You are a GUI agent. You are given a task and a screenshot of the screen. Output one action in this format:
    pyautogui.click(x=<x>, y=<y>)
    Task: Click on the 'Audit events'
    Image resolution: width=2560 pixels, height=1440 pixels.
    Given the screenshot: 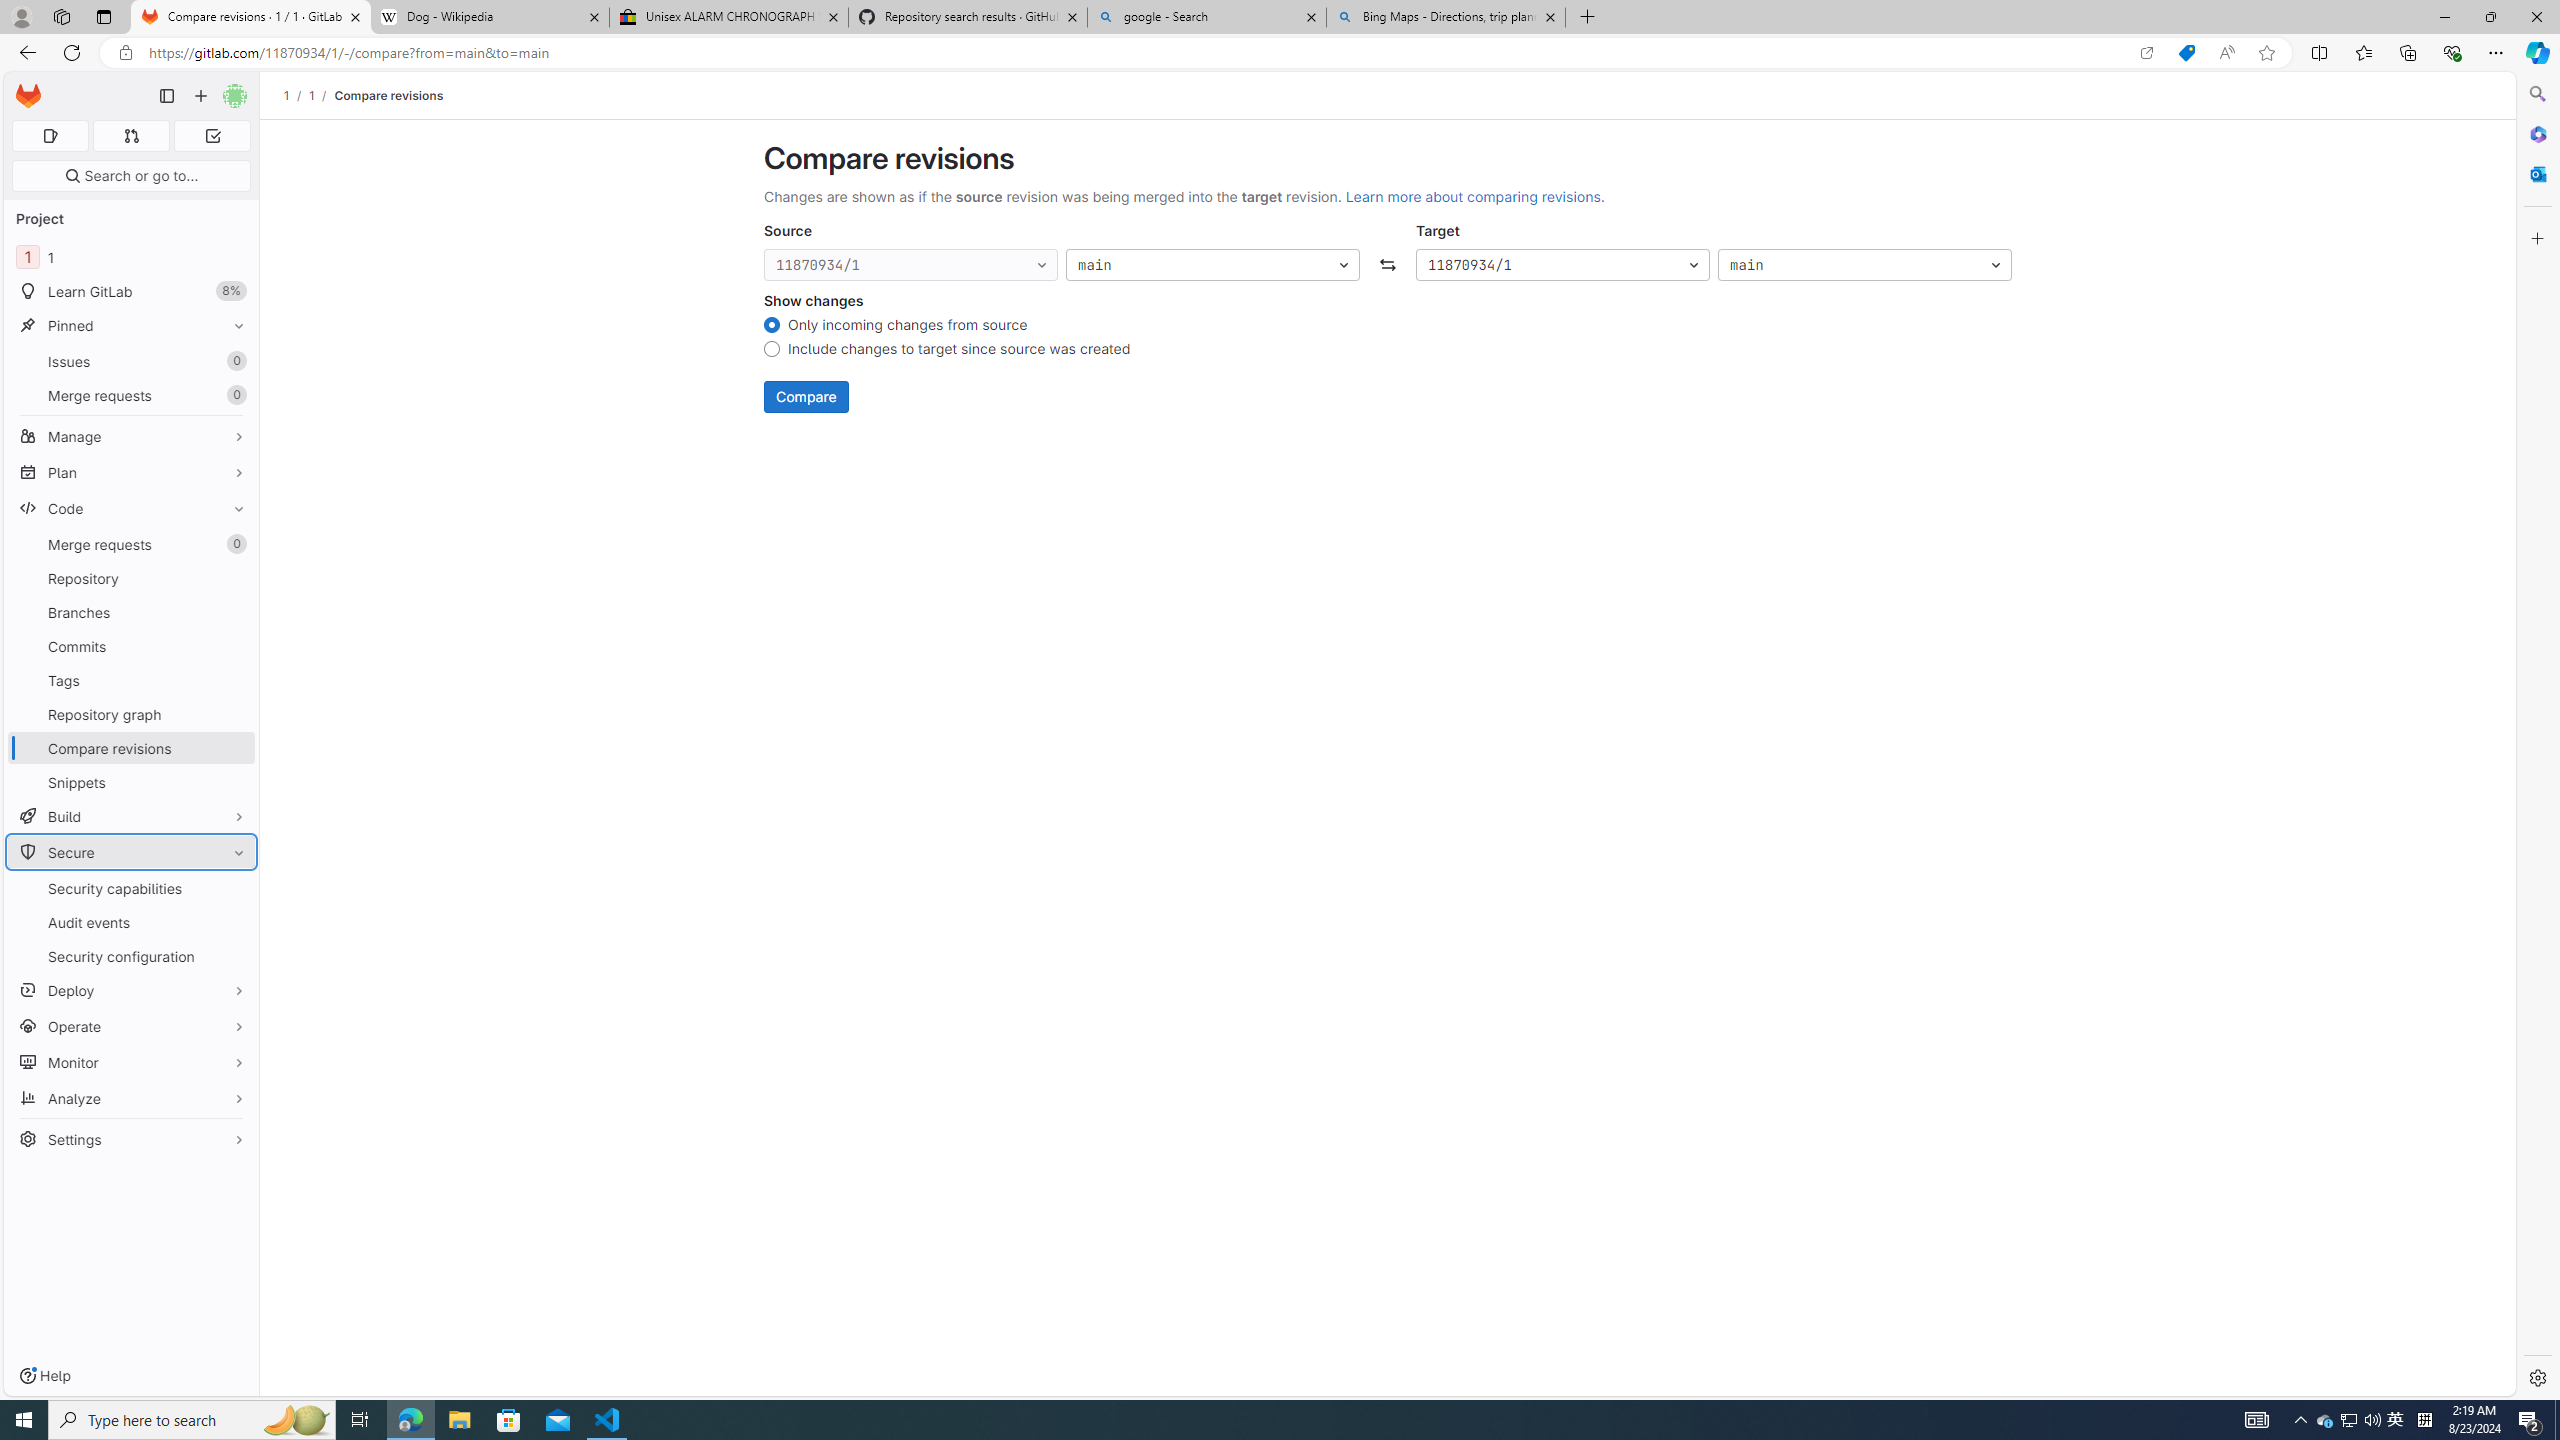 What is the action you would take?
    pyautogui.click(x=130, y=922)
    